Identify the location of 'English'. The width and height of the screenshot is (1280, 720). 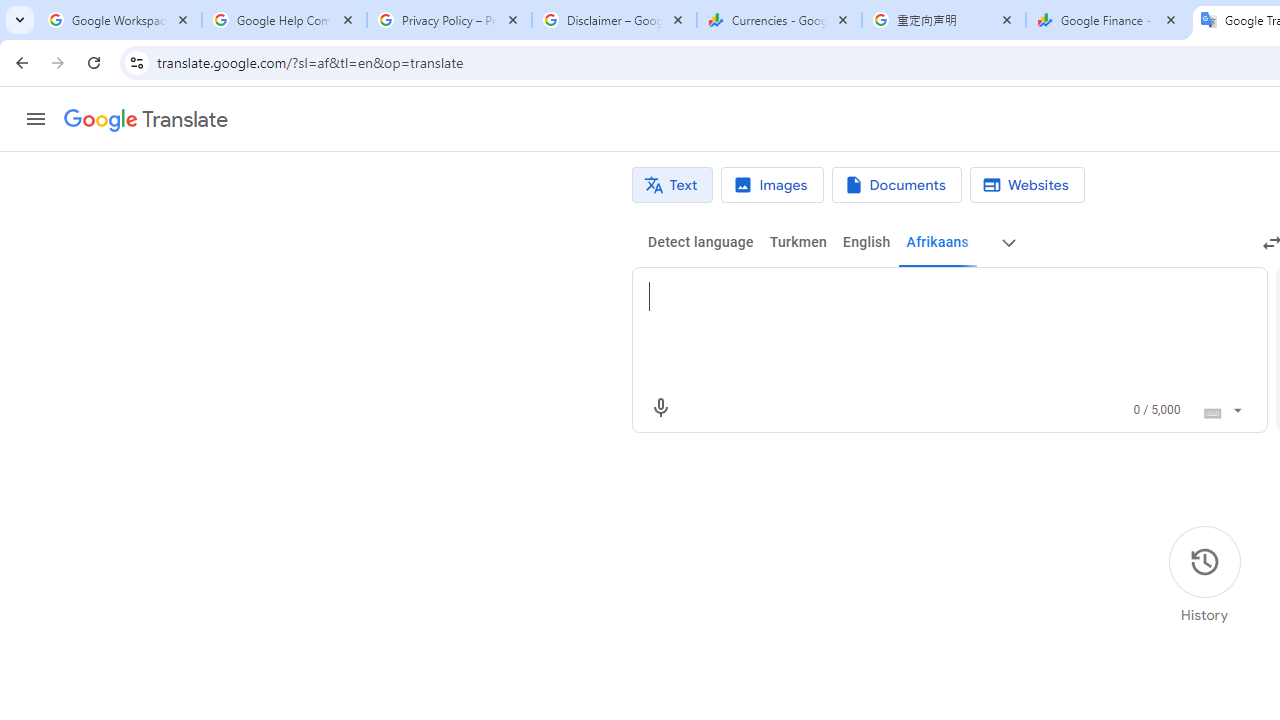
(866, 242).